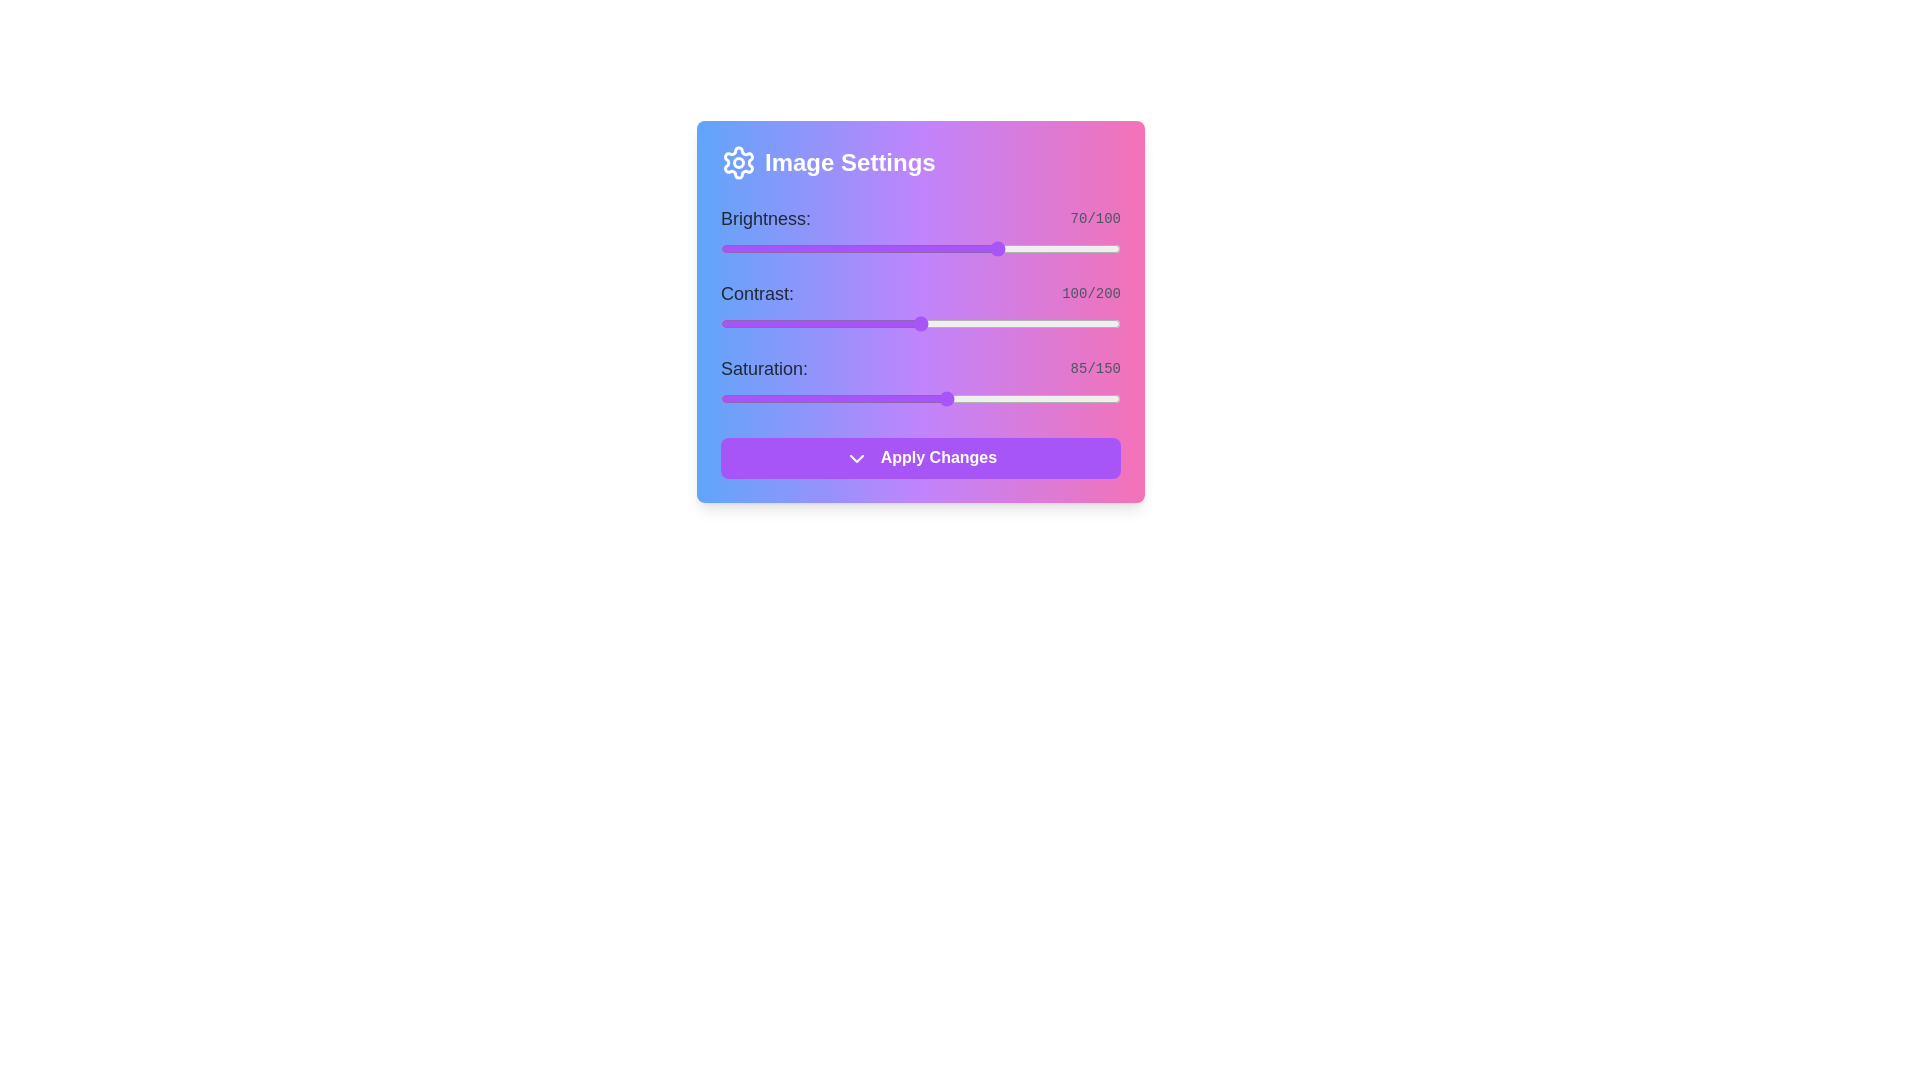 The height and width of the screenshot is (1080, 1920). Describe the element at coordinates (906, 323) in the screenshot. I see `the contrast slider to 93 value` at that location.